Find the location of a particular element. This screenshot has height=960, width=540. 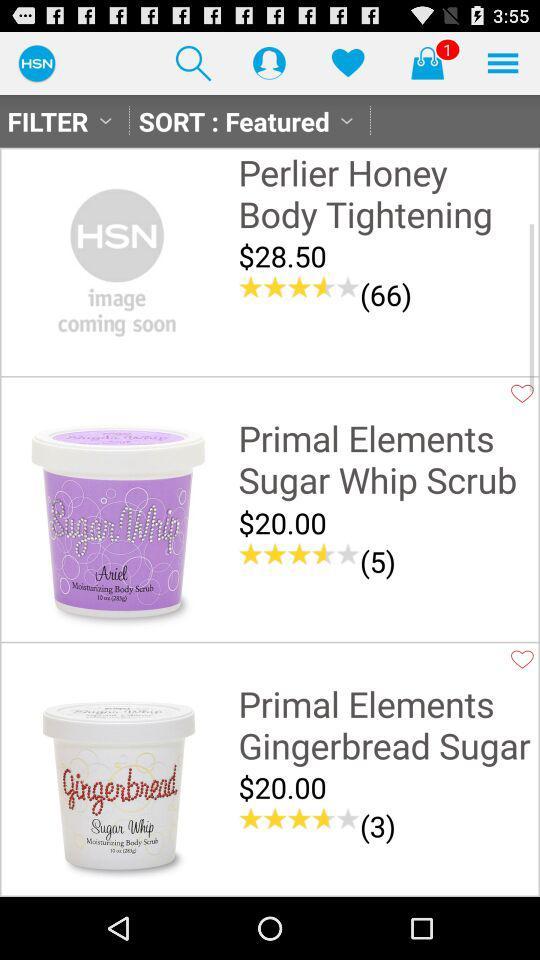

to the third icon from the right is located at coordinates (346, 62).